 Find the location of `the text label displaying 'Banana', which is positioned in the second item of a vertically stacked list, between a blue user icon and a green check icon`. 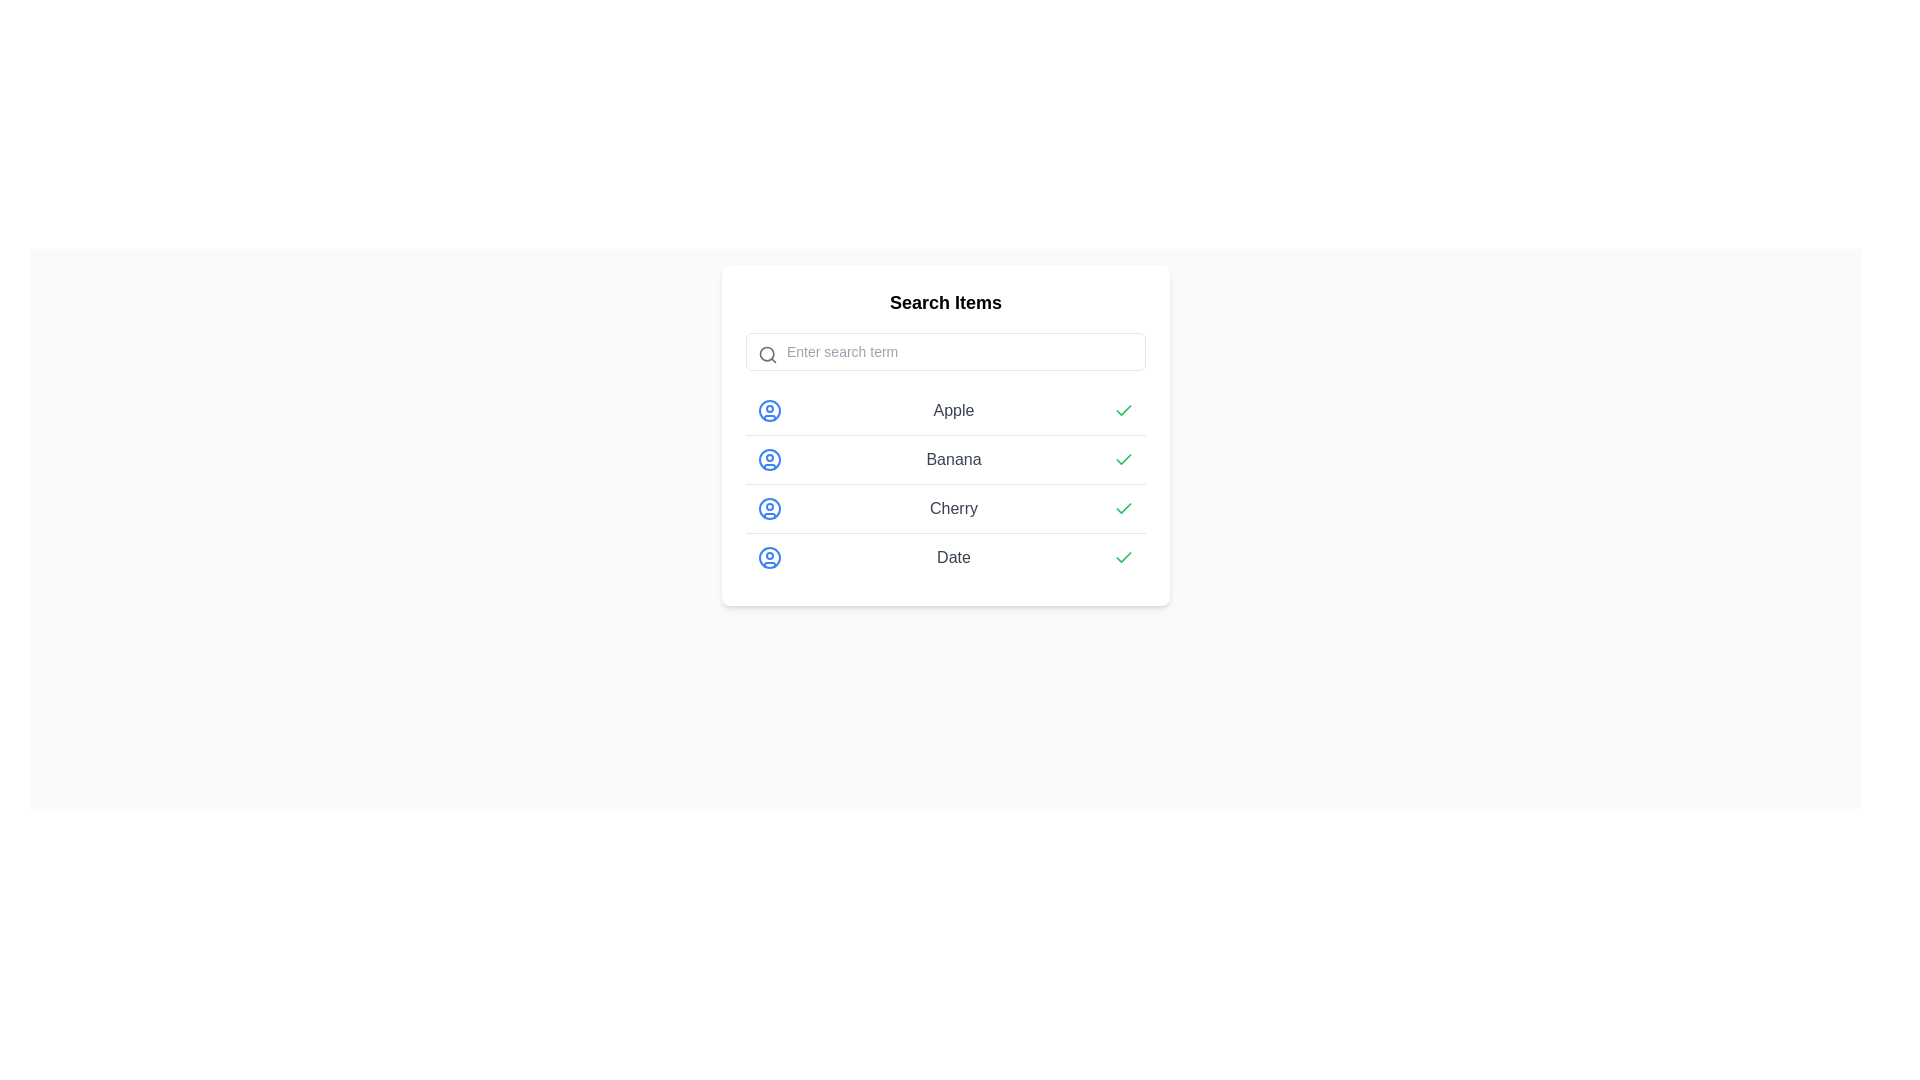

the text label displaying 'Banana', which is positioned in the second item of a vertically stacked list, between a blue user icon and a green check icon is located at coordinates (953, 459).